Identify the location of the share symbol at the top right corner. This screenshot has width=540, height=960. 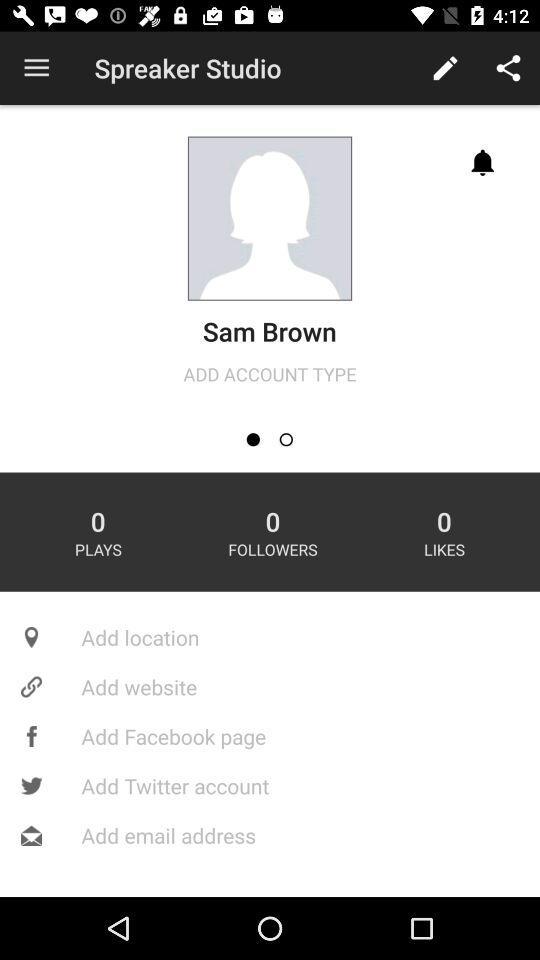
(508, 68).